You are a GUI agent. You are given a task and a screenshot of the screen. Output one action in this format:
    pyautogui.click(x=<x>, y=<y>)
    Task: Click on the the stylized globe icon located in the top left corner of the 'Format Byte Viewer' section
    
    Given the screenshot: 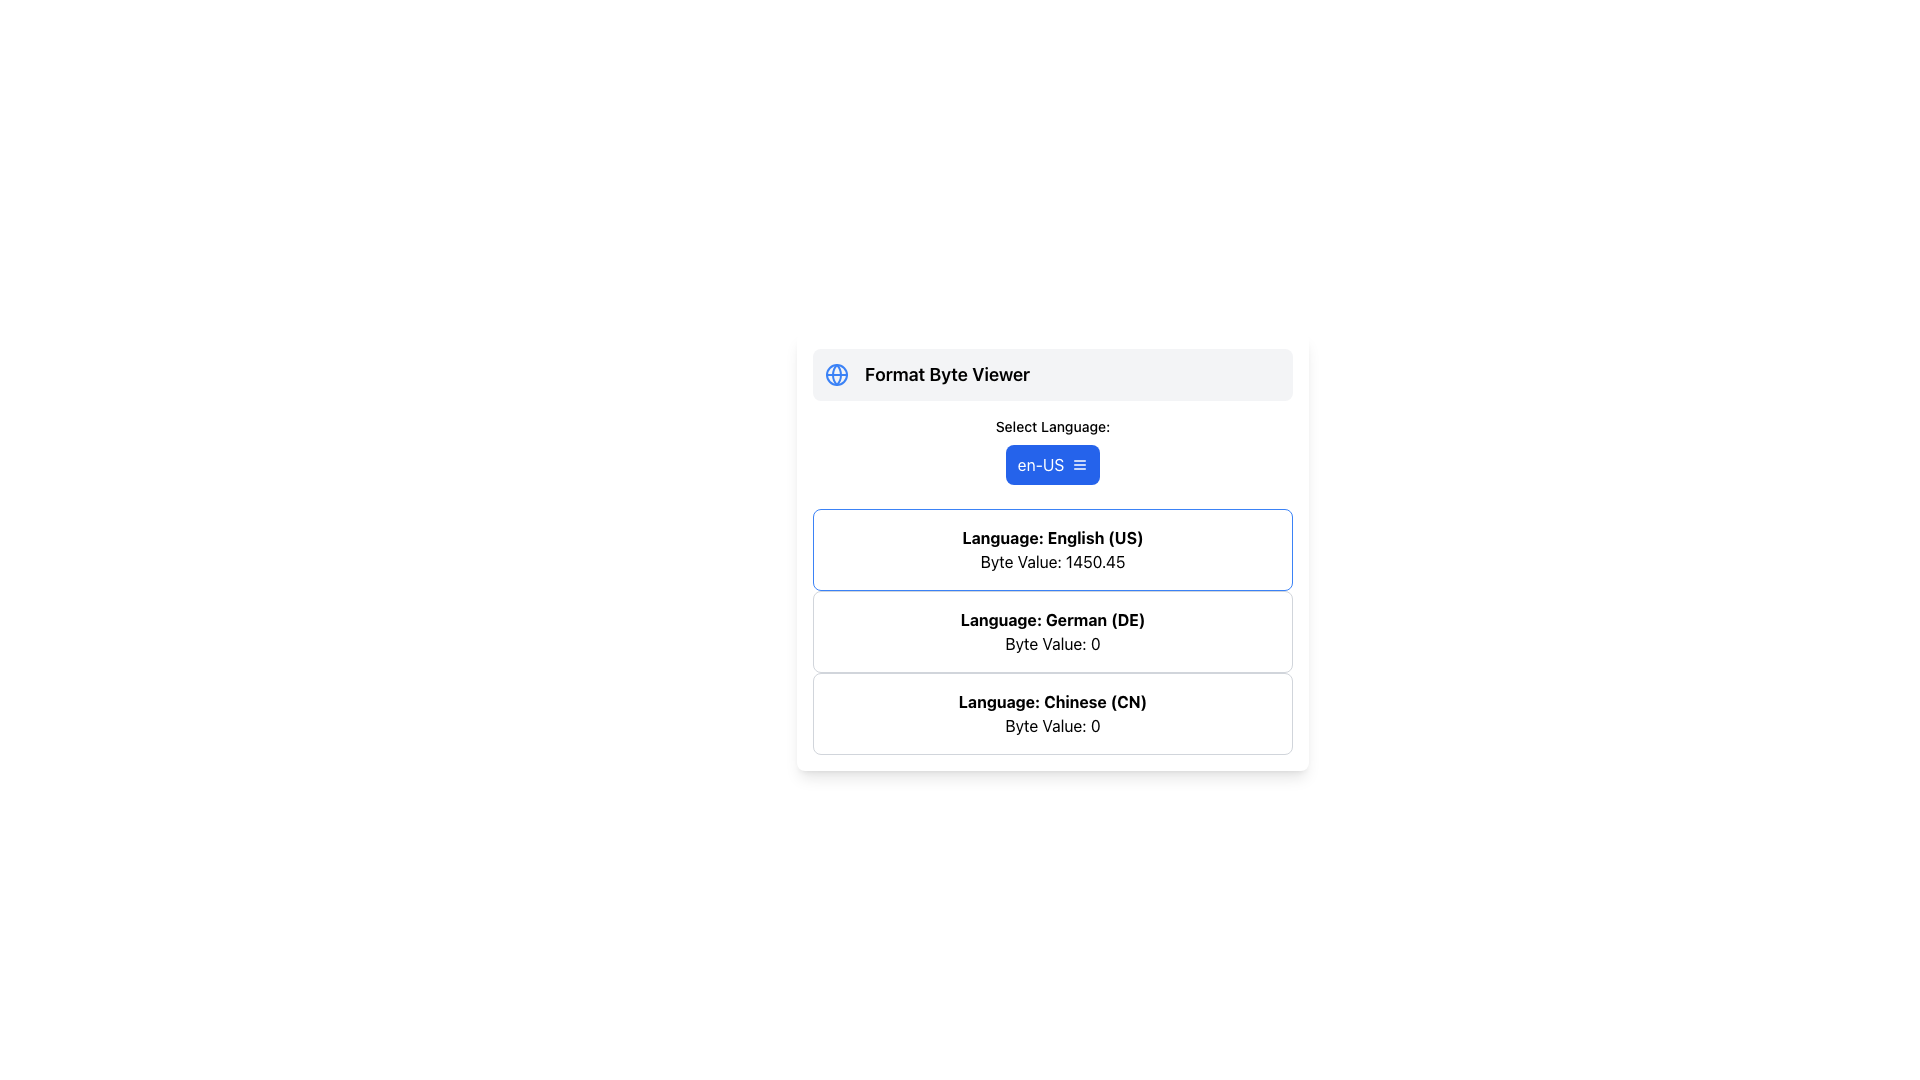 What is the action you would take?
    pyautogui.click(x=836, y=374)
    